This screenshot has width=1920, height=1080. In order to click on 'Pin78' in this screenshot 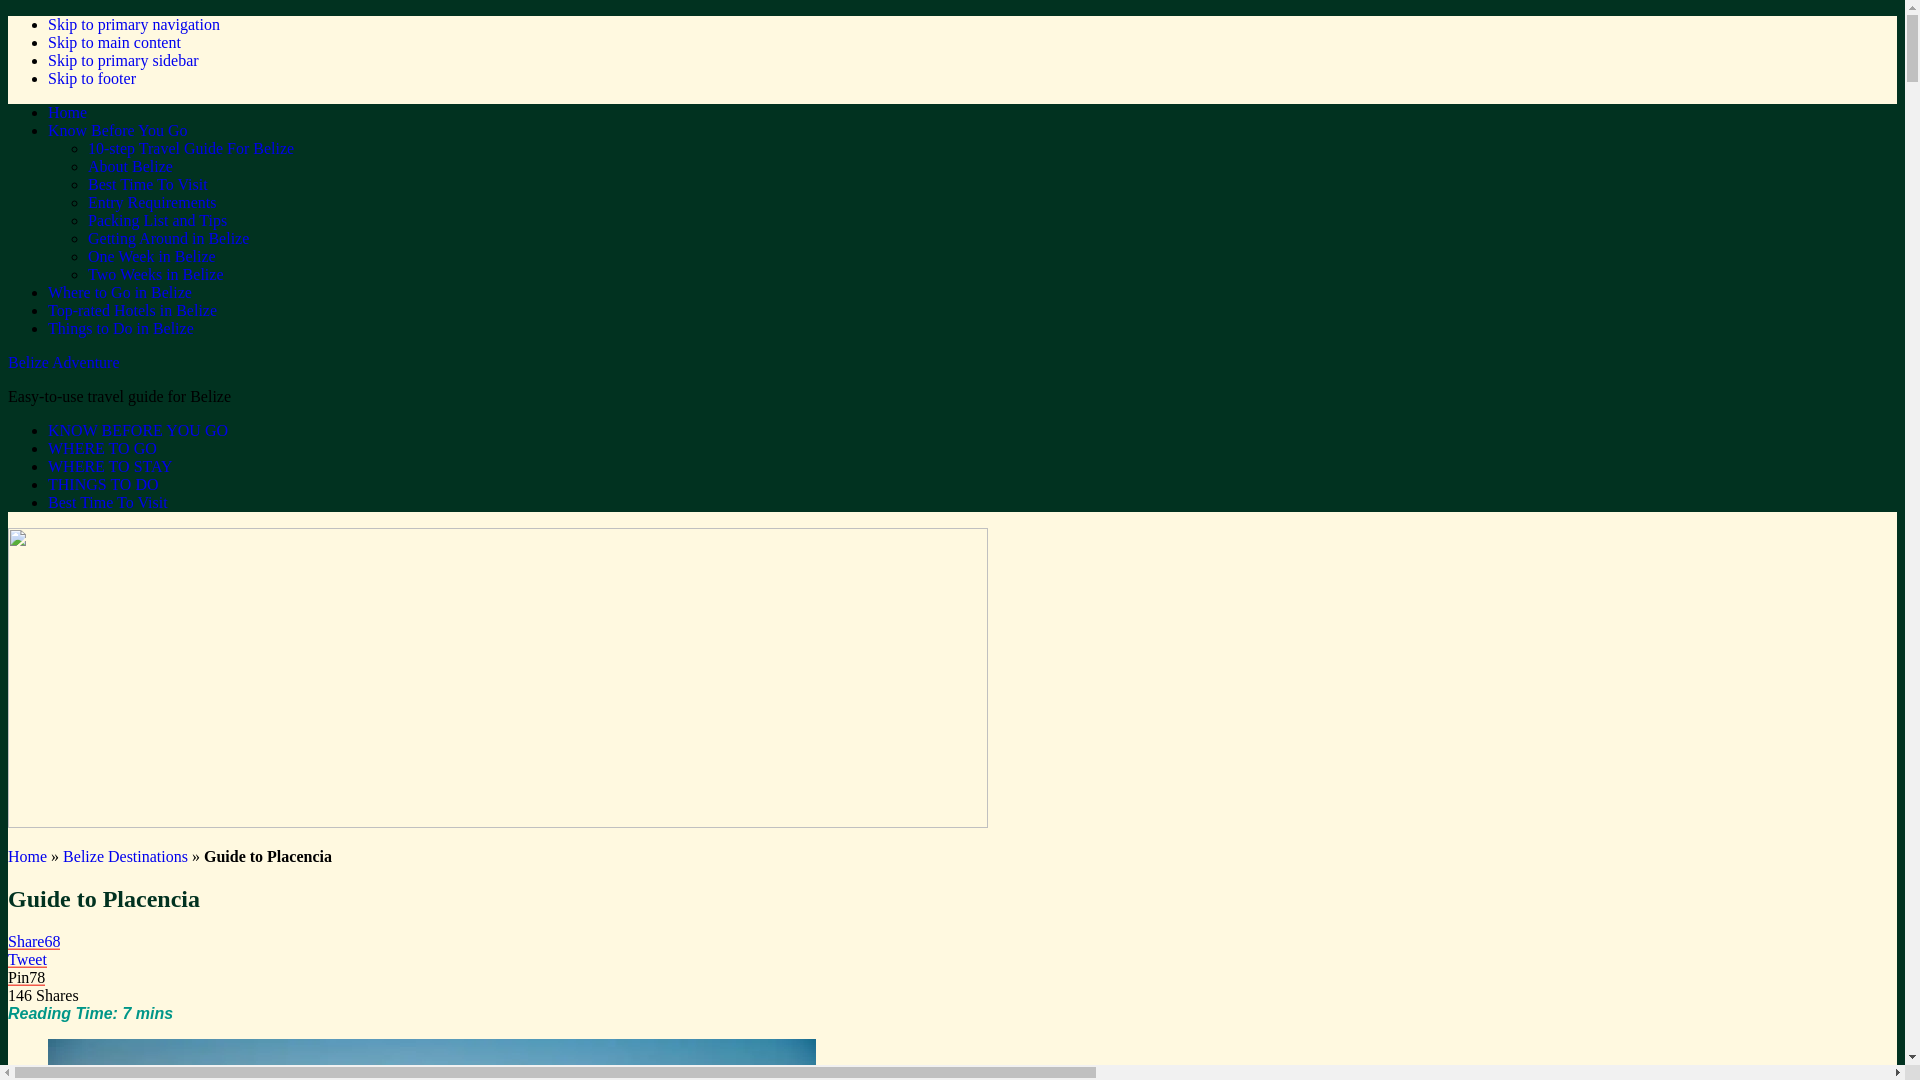, I will do `click(26, 976)`.